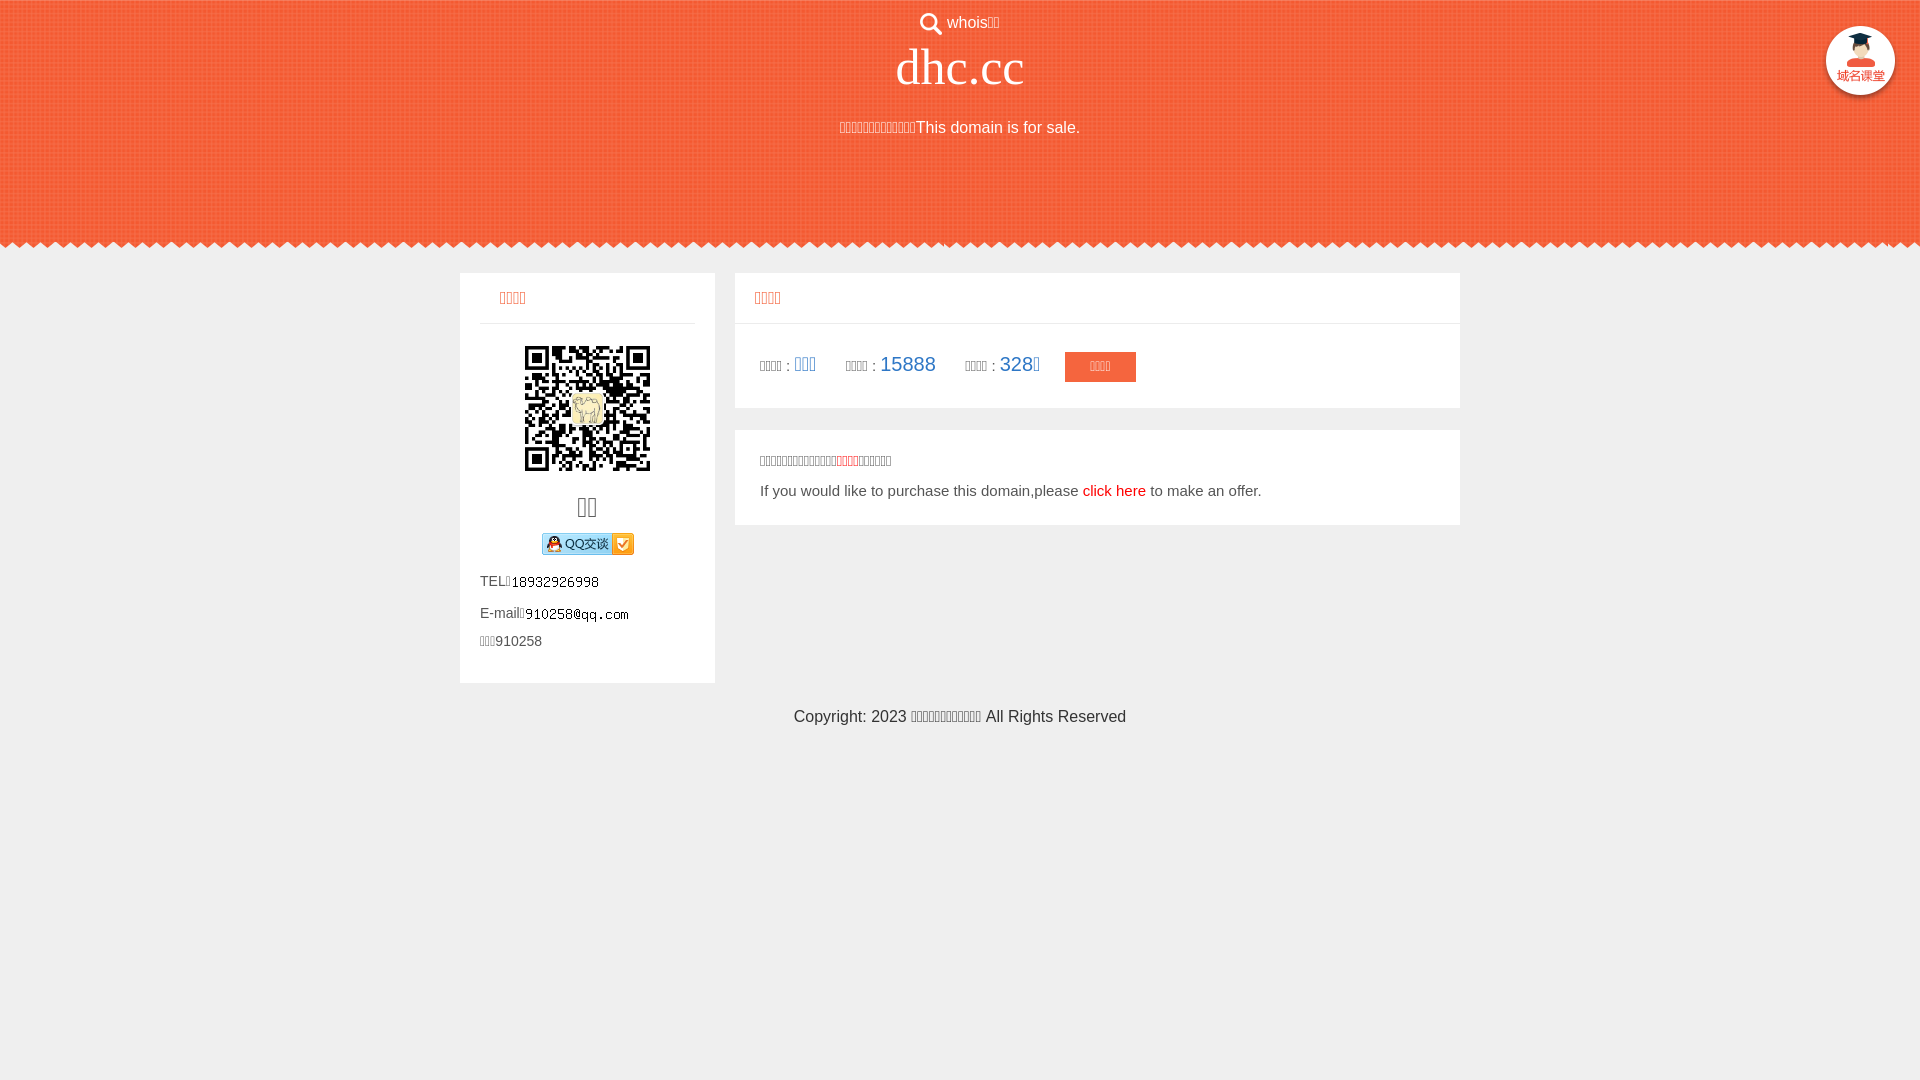  Describe the element at coordinates (1082, 490) in the screenshot. I see `'click here'` at that location.